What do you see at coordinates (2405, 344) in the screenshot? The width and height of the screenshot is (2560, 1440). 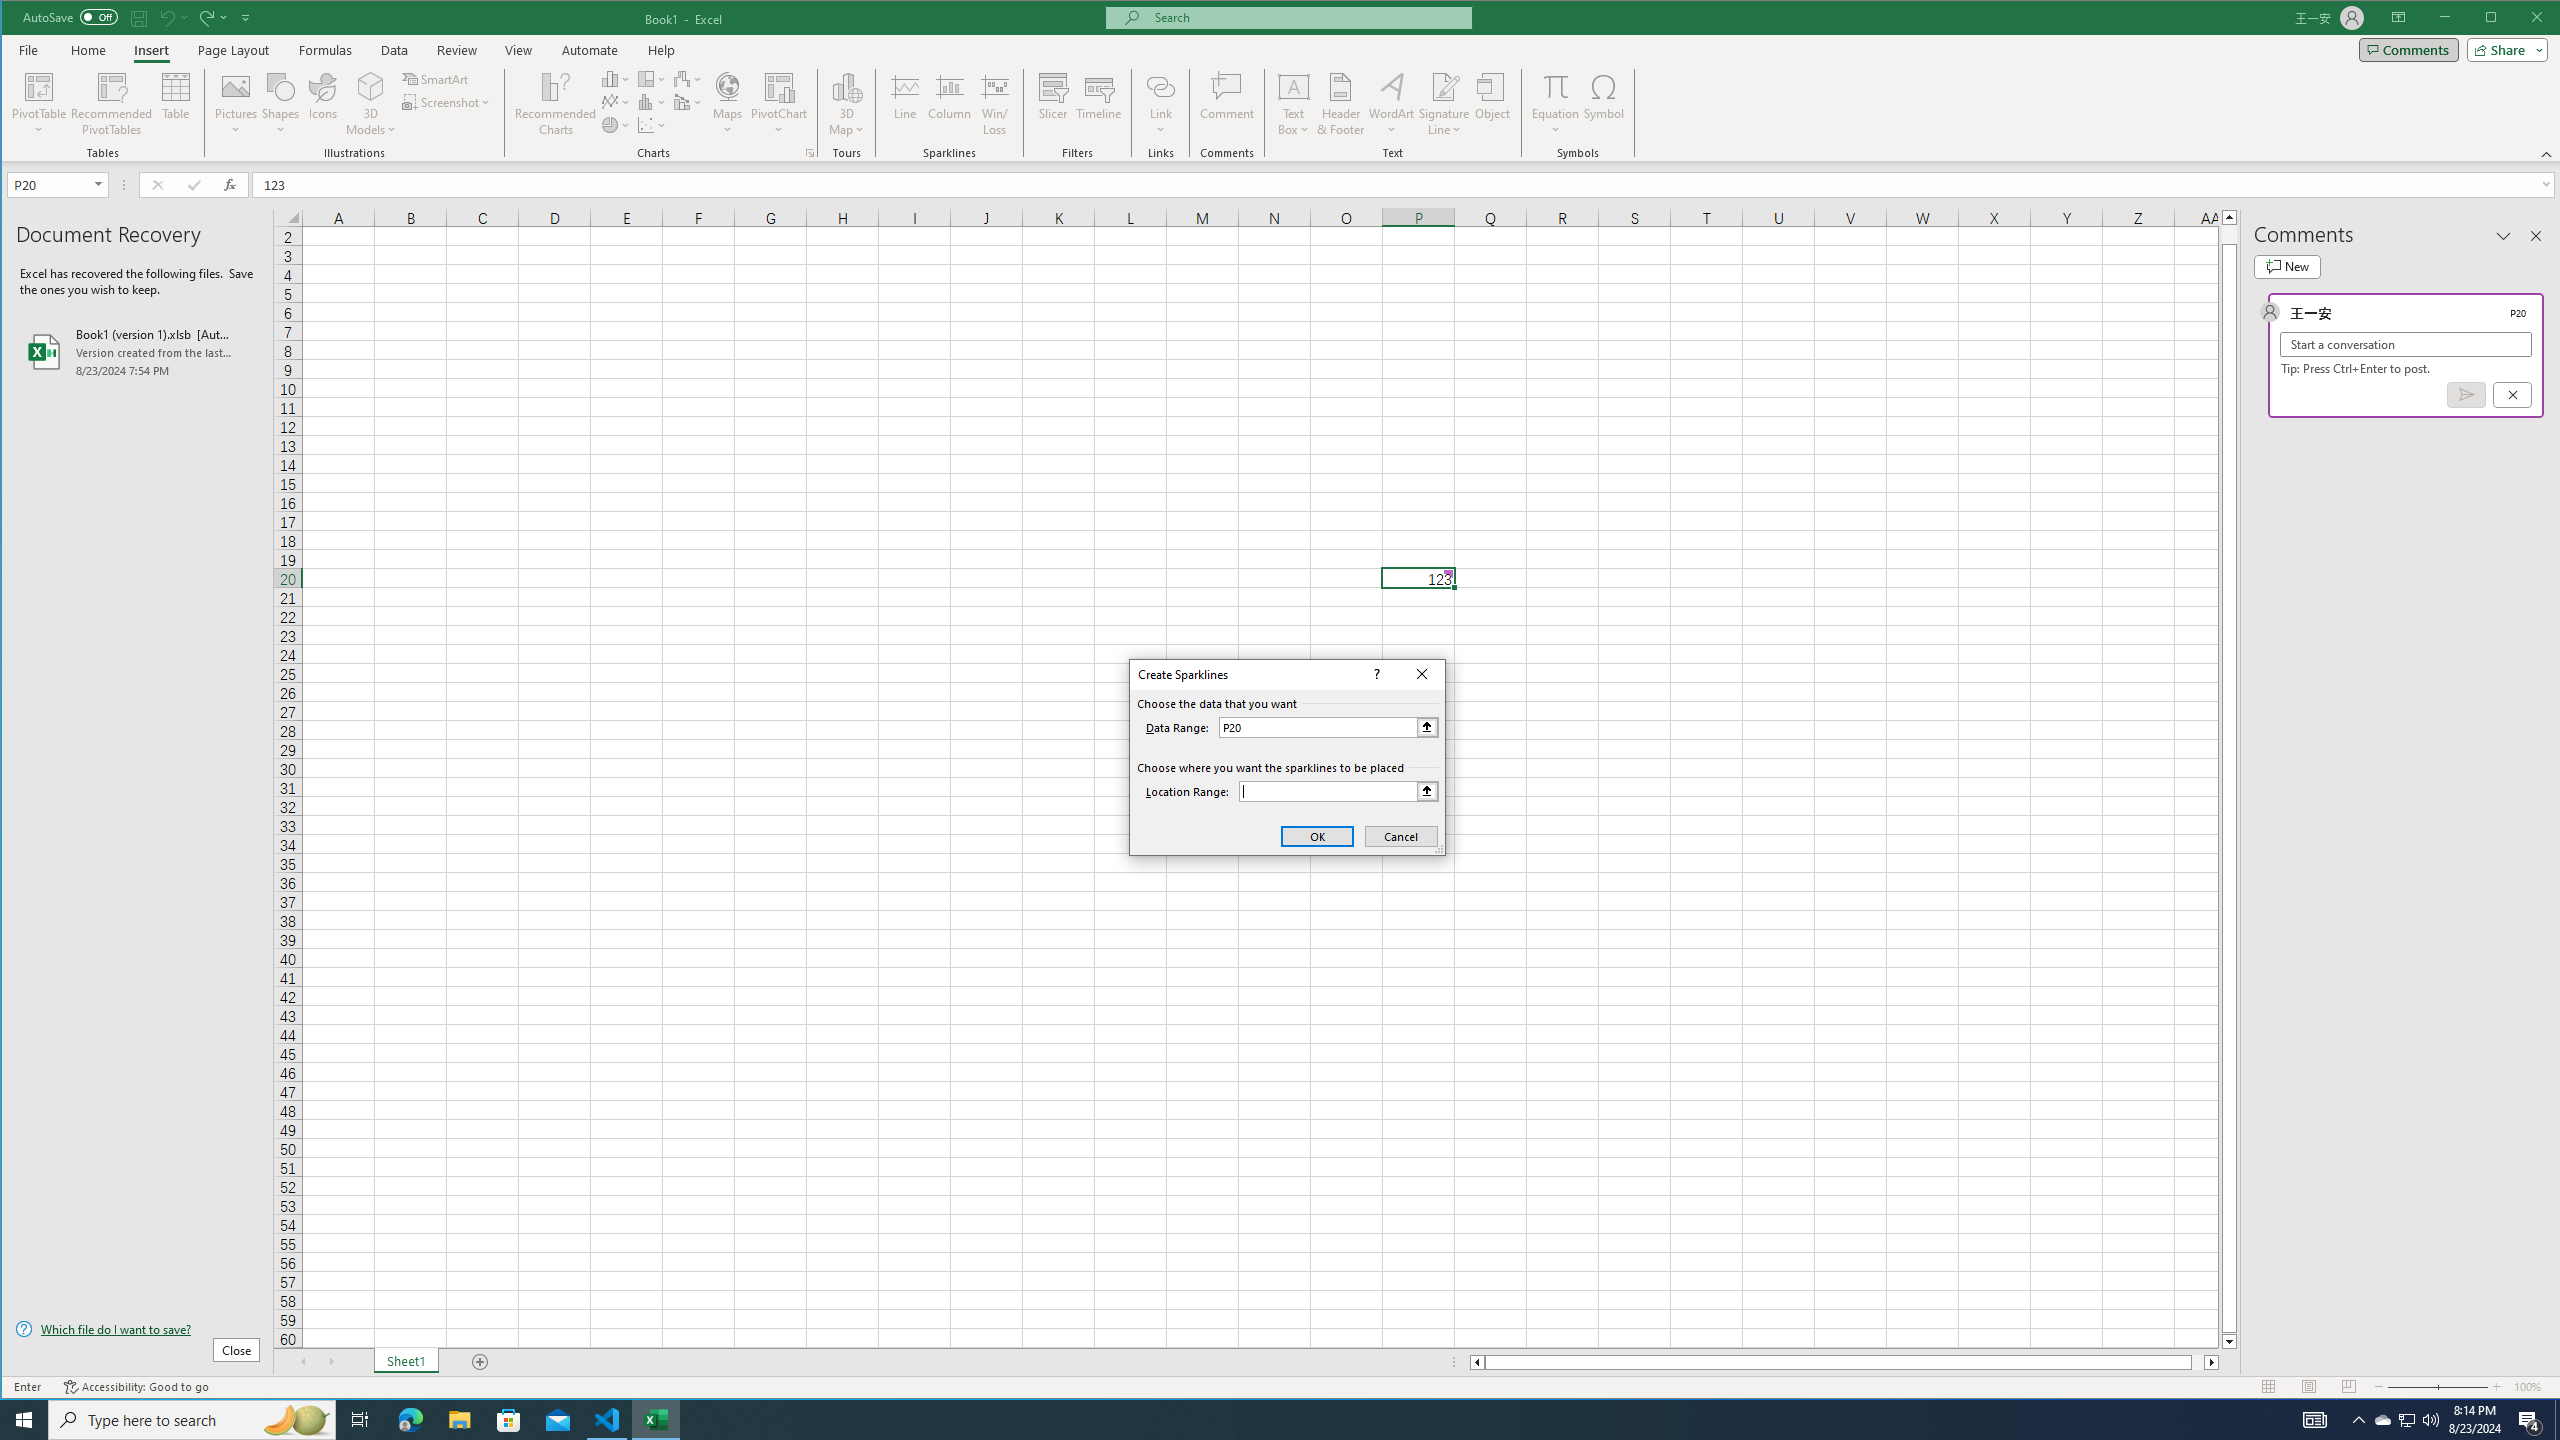 I see `'Start a conversation'` at bounding box center [2405, 344].